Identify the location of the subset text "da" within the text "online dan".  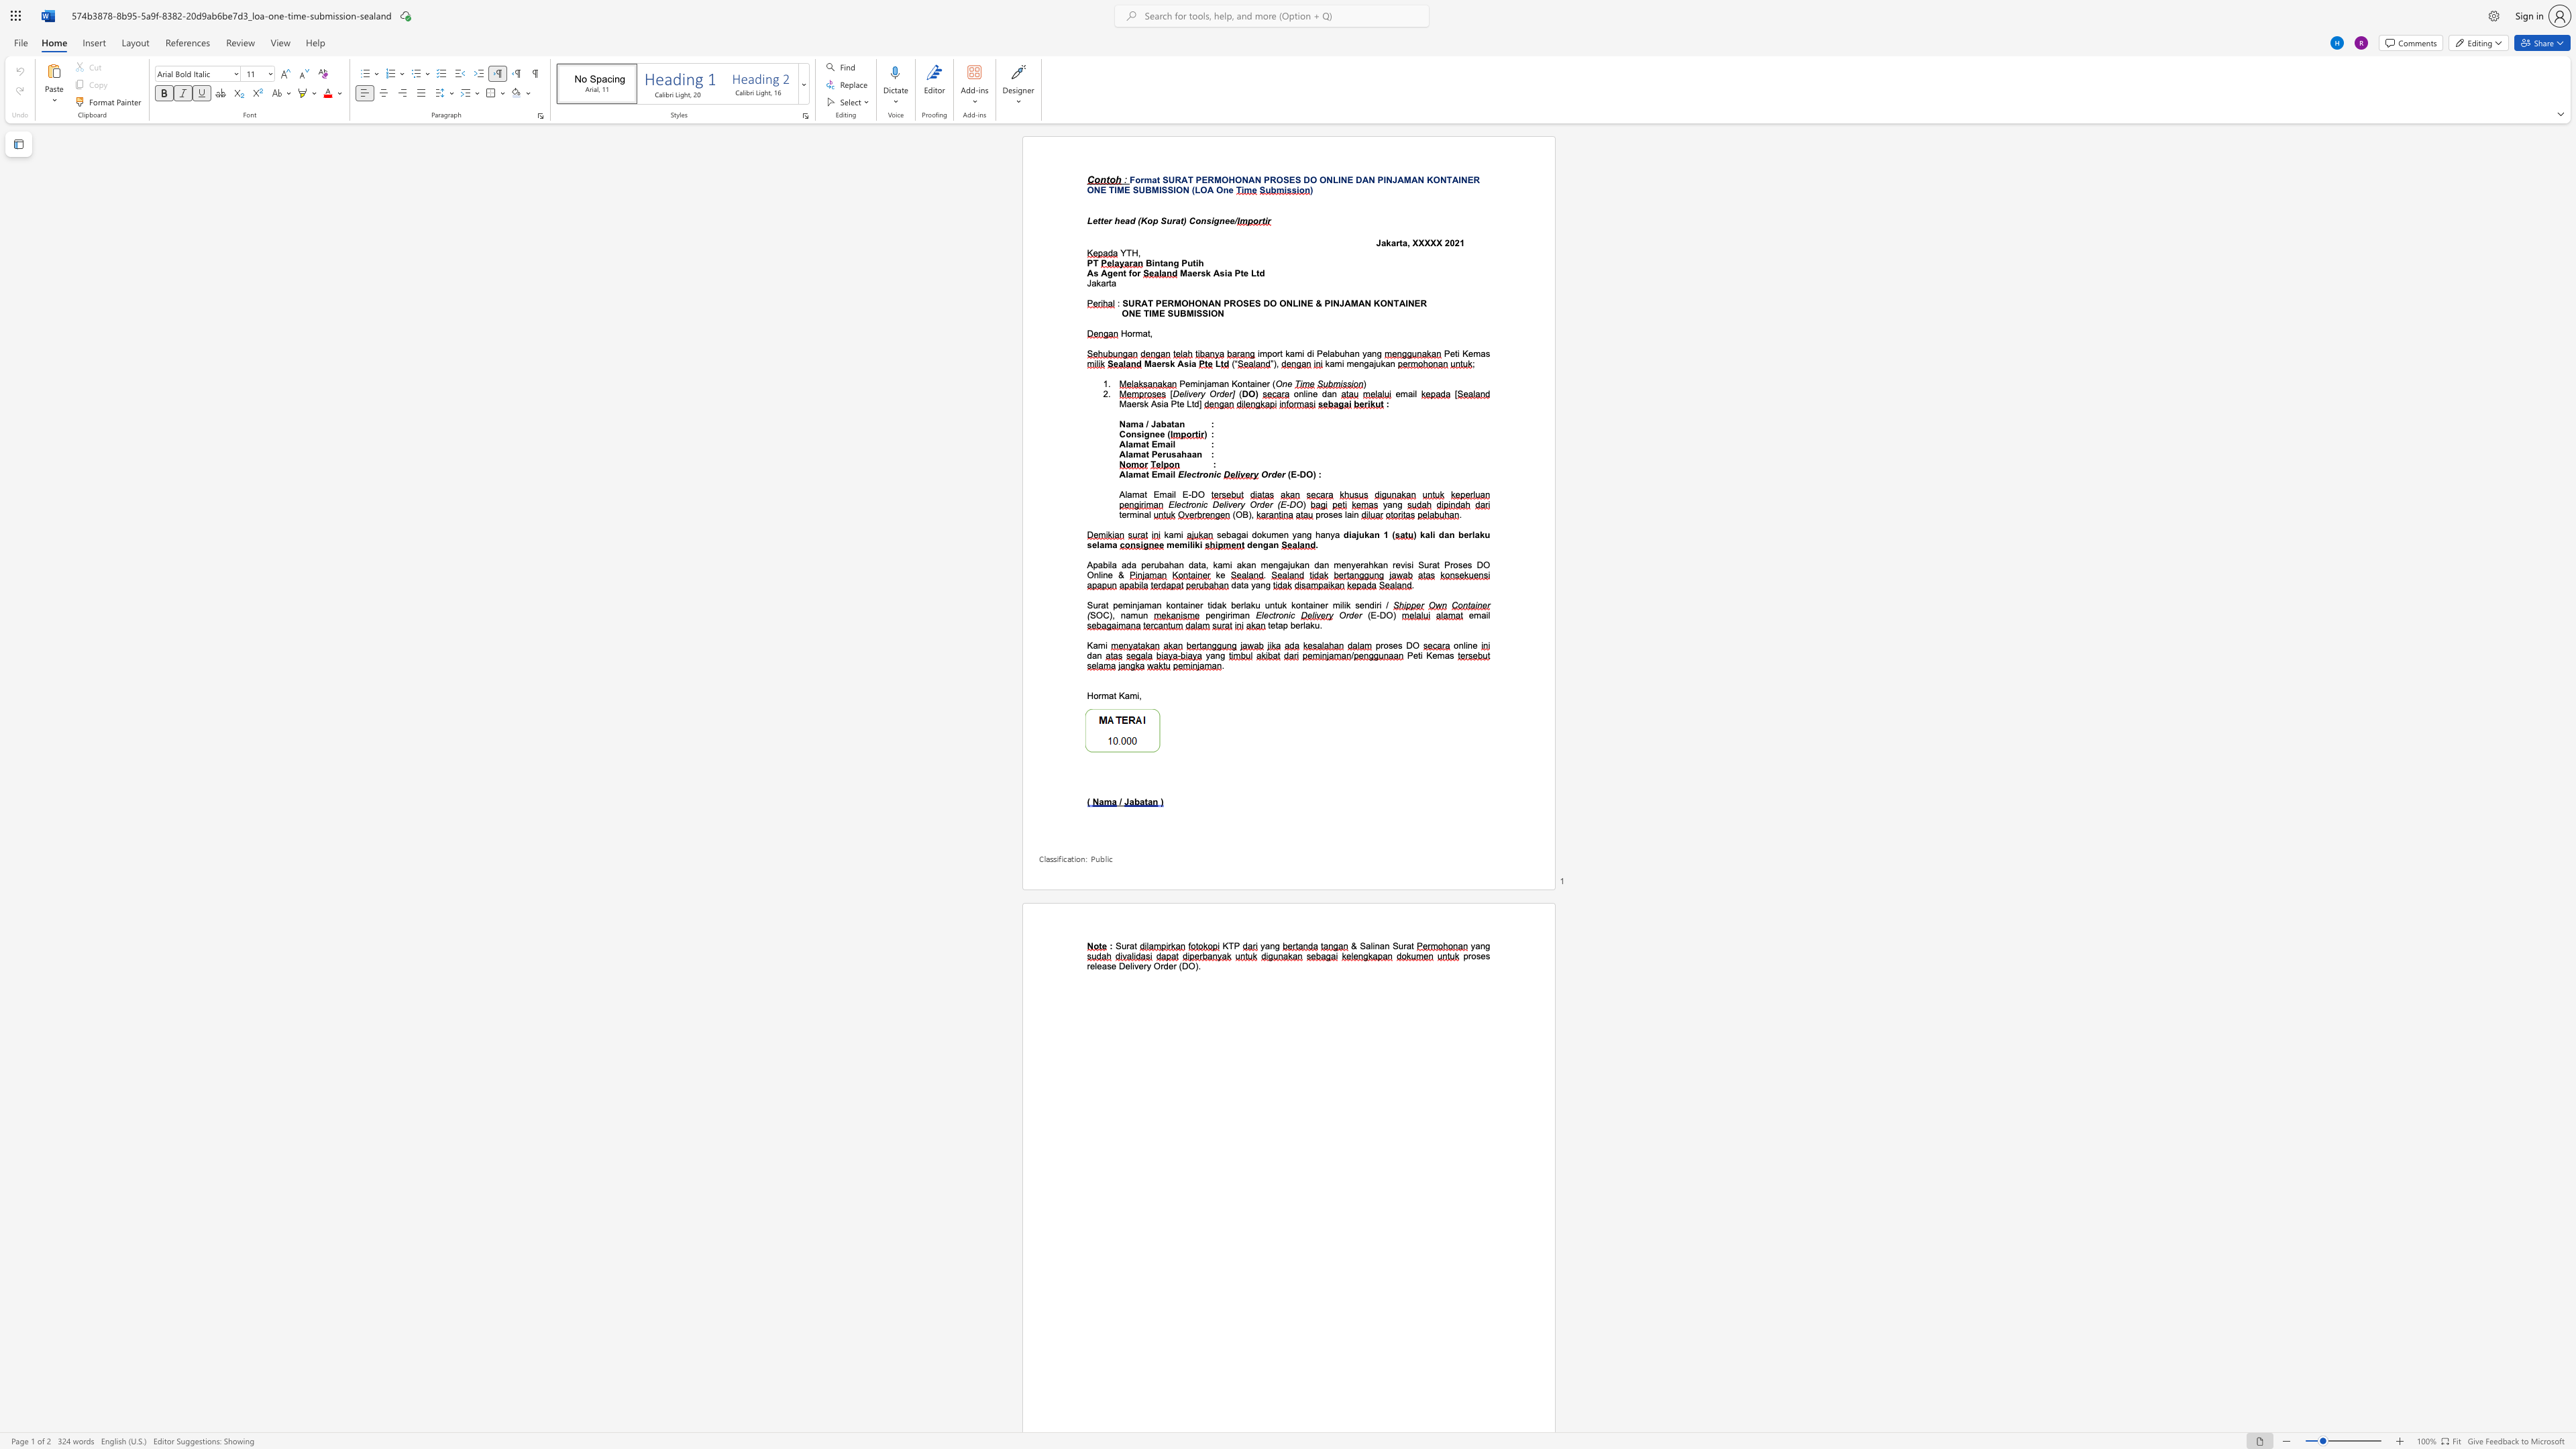
(1322, 394).